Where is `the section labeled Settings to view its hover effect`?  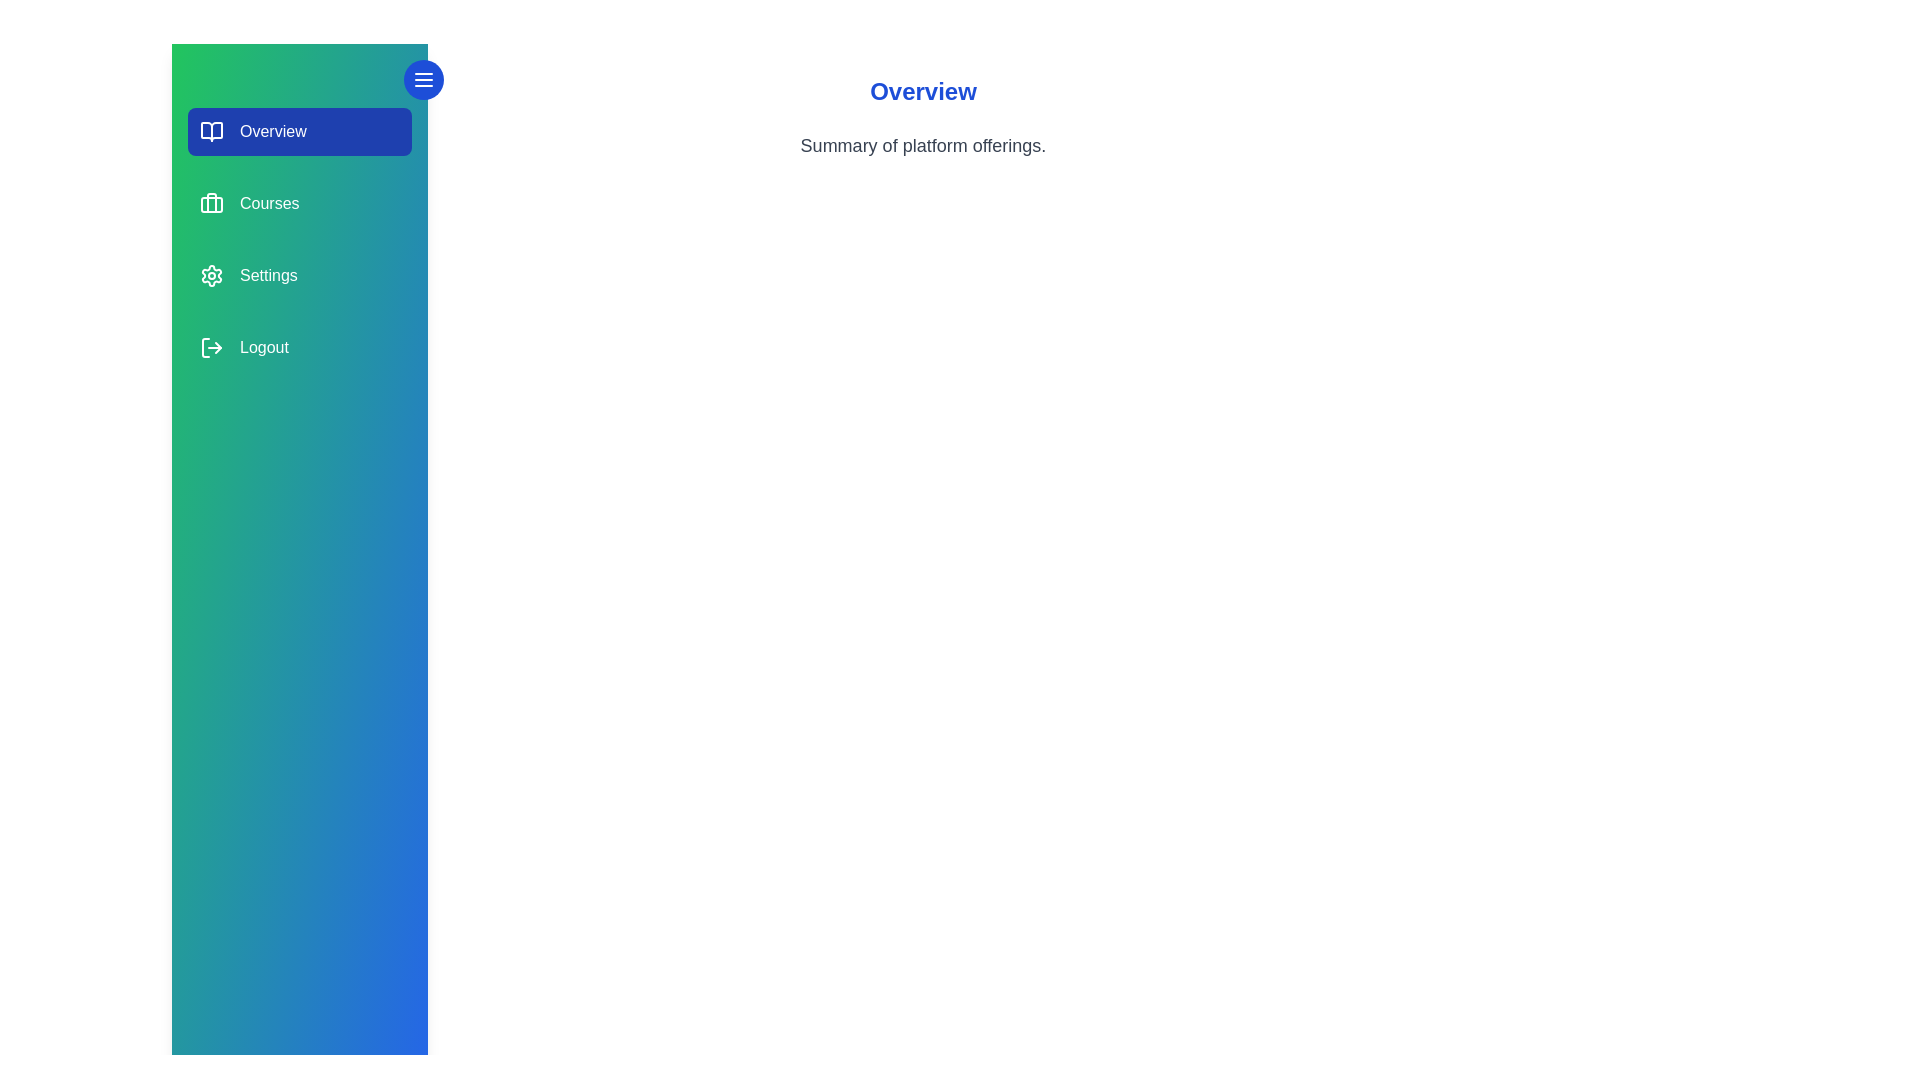 the section labeled Settings to view its hover effect is located at coordinates (298, 276).